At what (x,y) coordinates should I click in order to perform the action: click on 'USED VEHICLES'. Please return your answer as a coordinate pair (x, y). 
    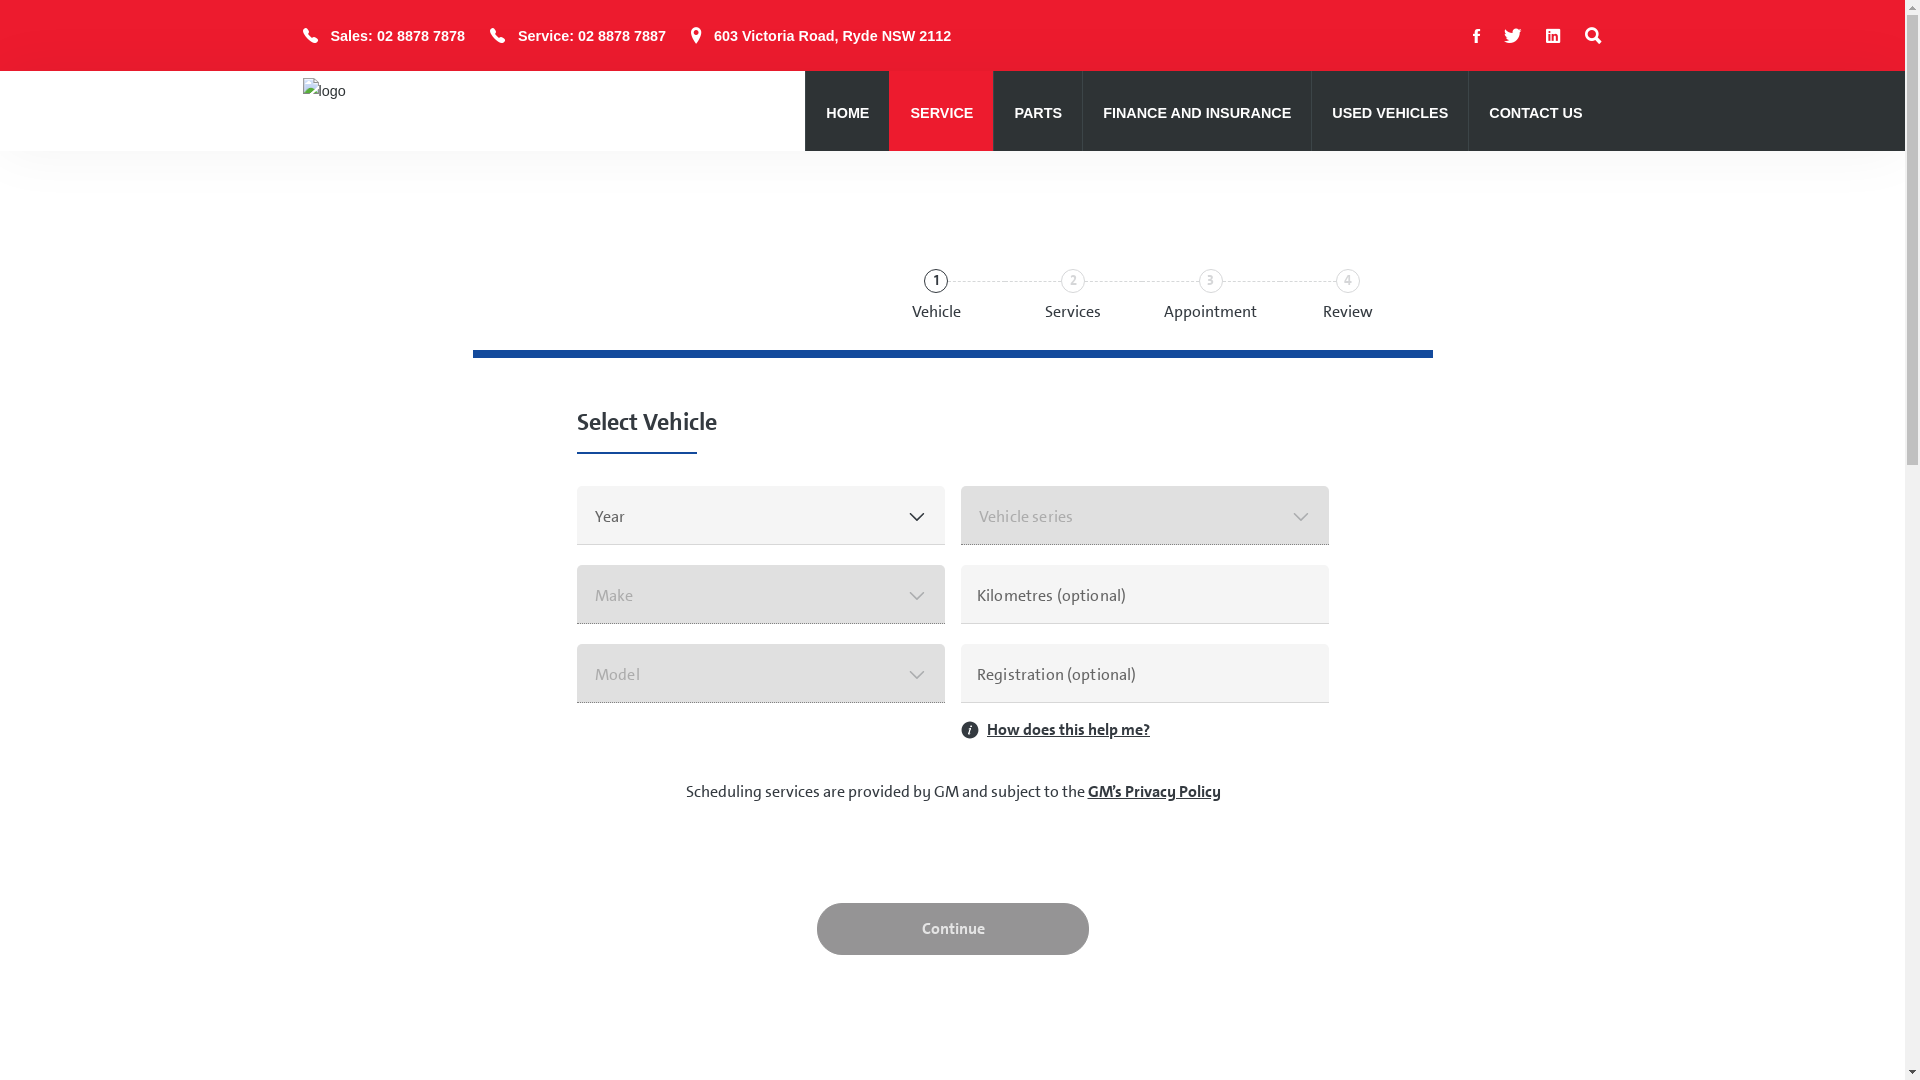
    Looking at the image, I should click on (1331, 112).